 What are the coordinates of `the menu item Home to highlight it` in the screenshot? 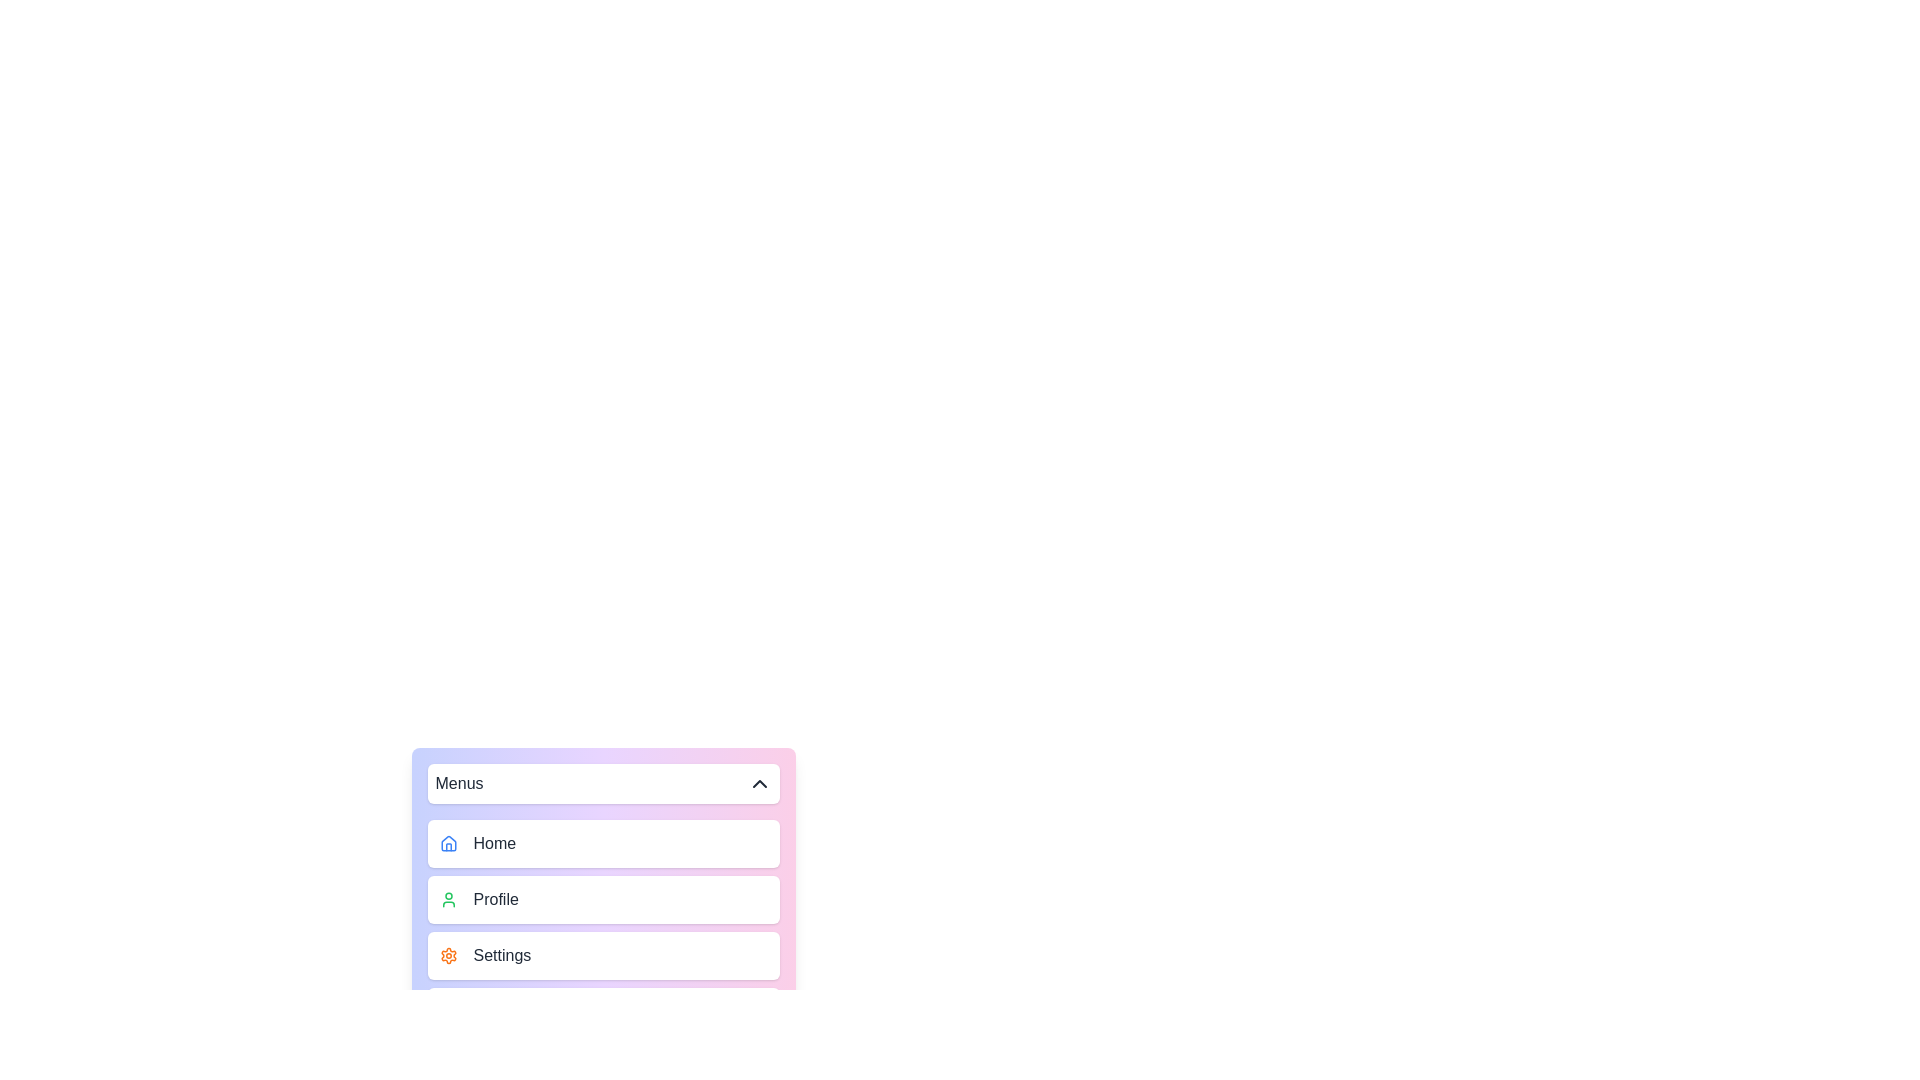 It's located at (602, 844).